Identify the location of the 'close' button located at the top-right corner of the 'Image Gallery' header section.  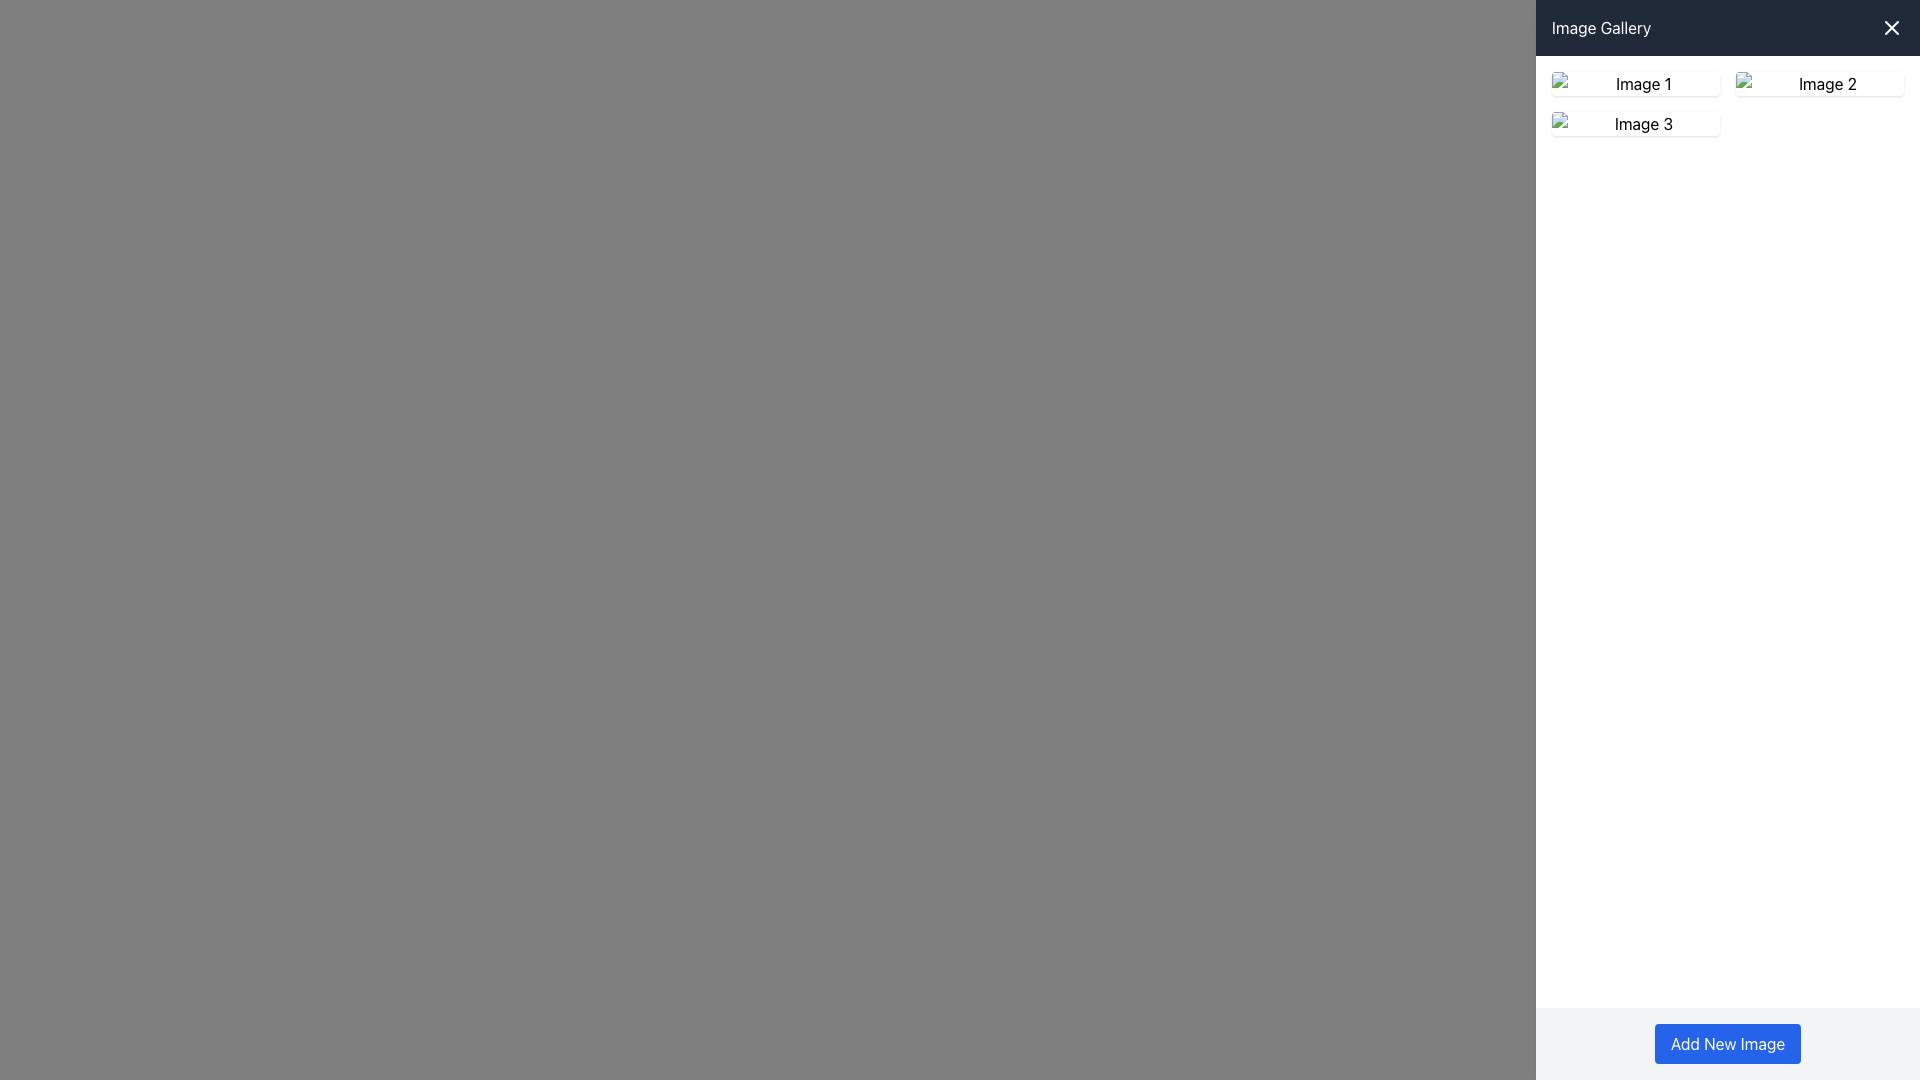
(1890, 27).